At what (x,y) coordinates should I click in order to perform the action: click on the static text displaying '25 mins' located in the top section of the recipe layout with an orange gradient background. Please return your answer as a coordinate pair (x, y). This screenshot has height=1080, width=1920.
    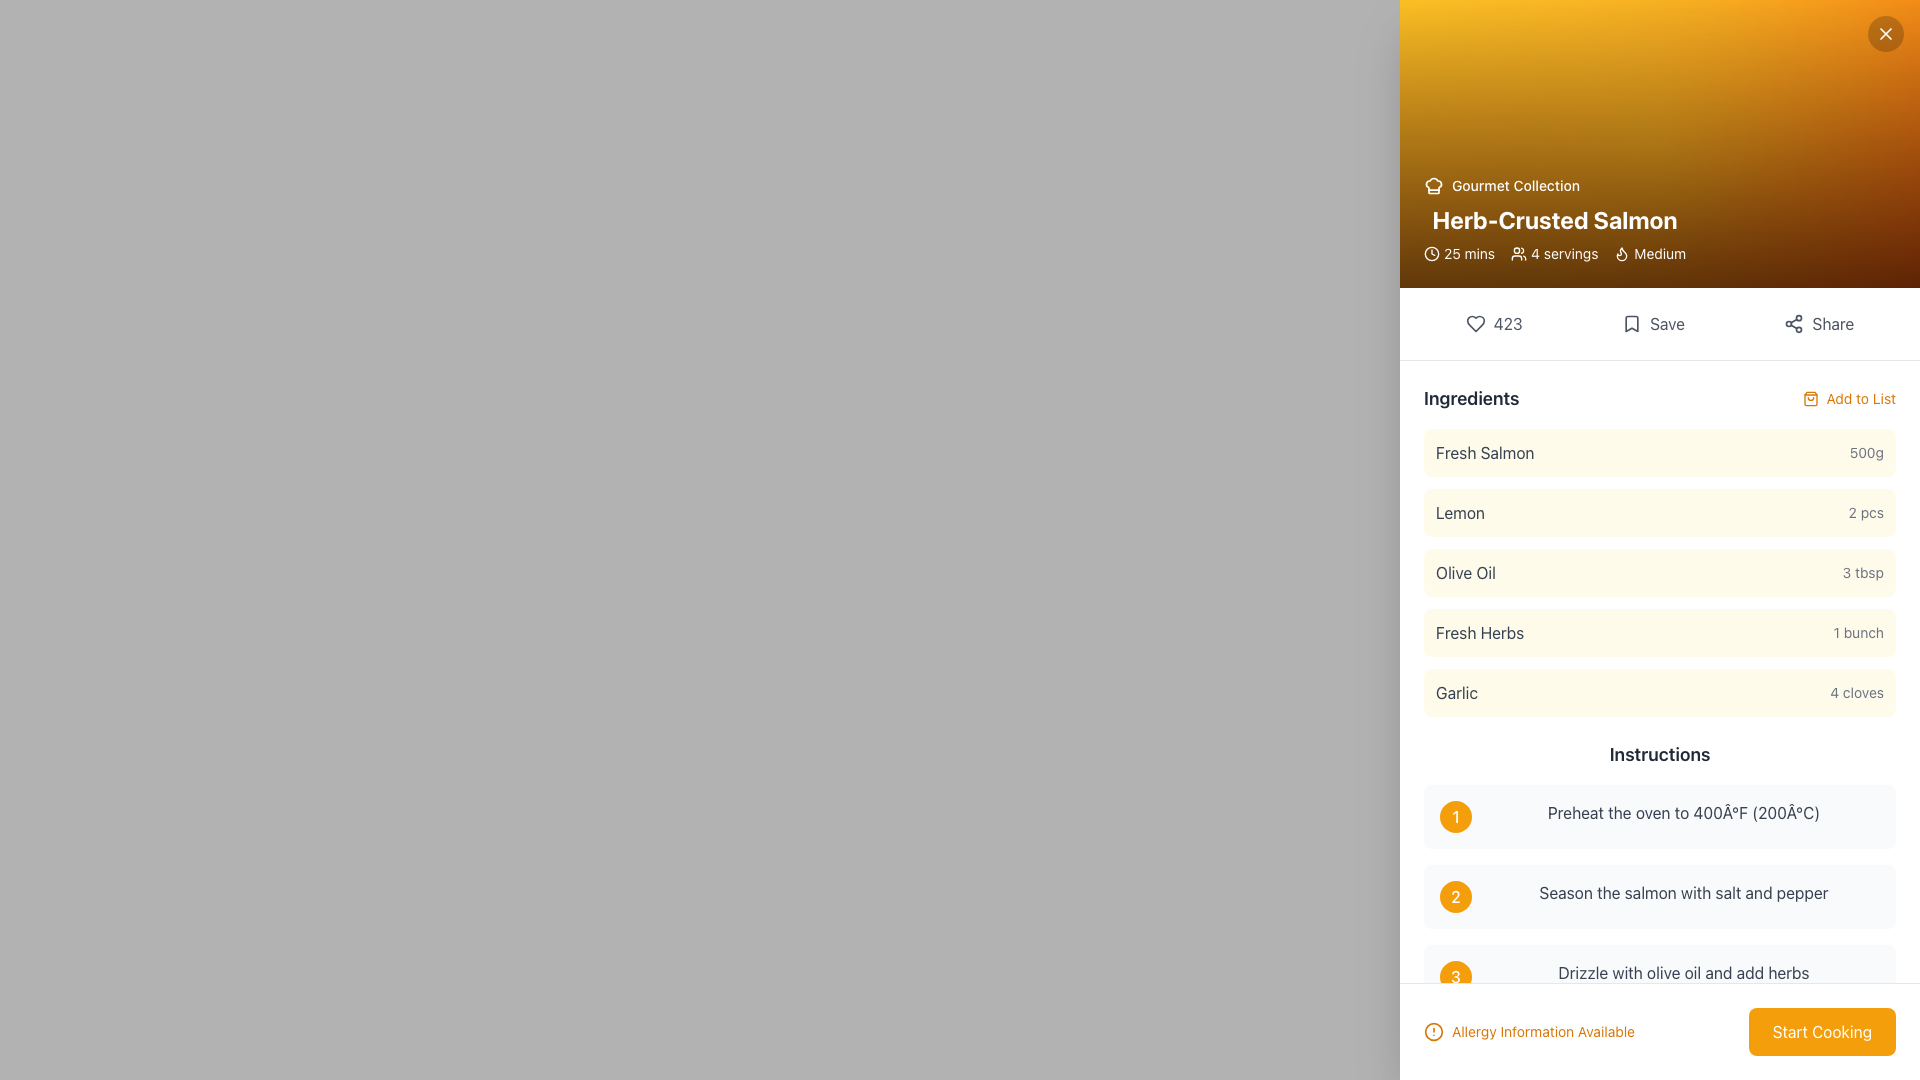
    Looking at the image, I should click on (1469, 253).